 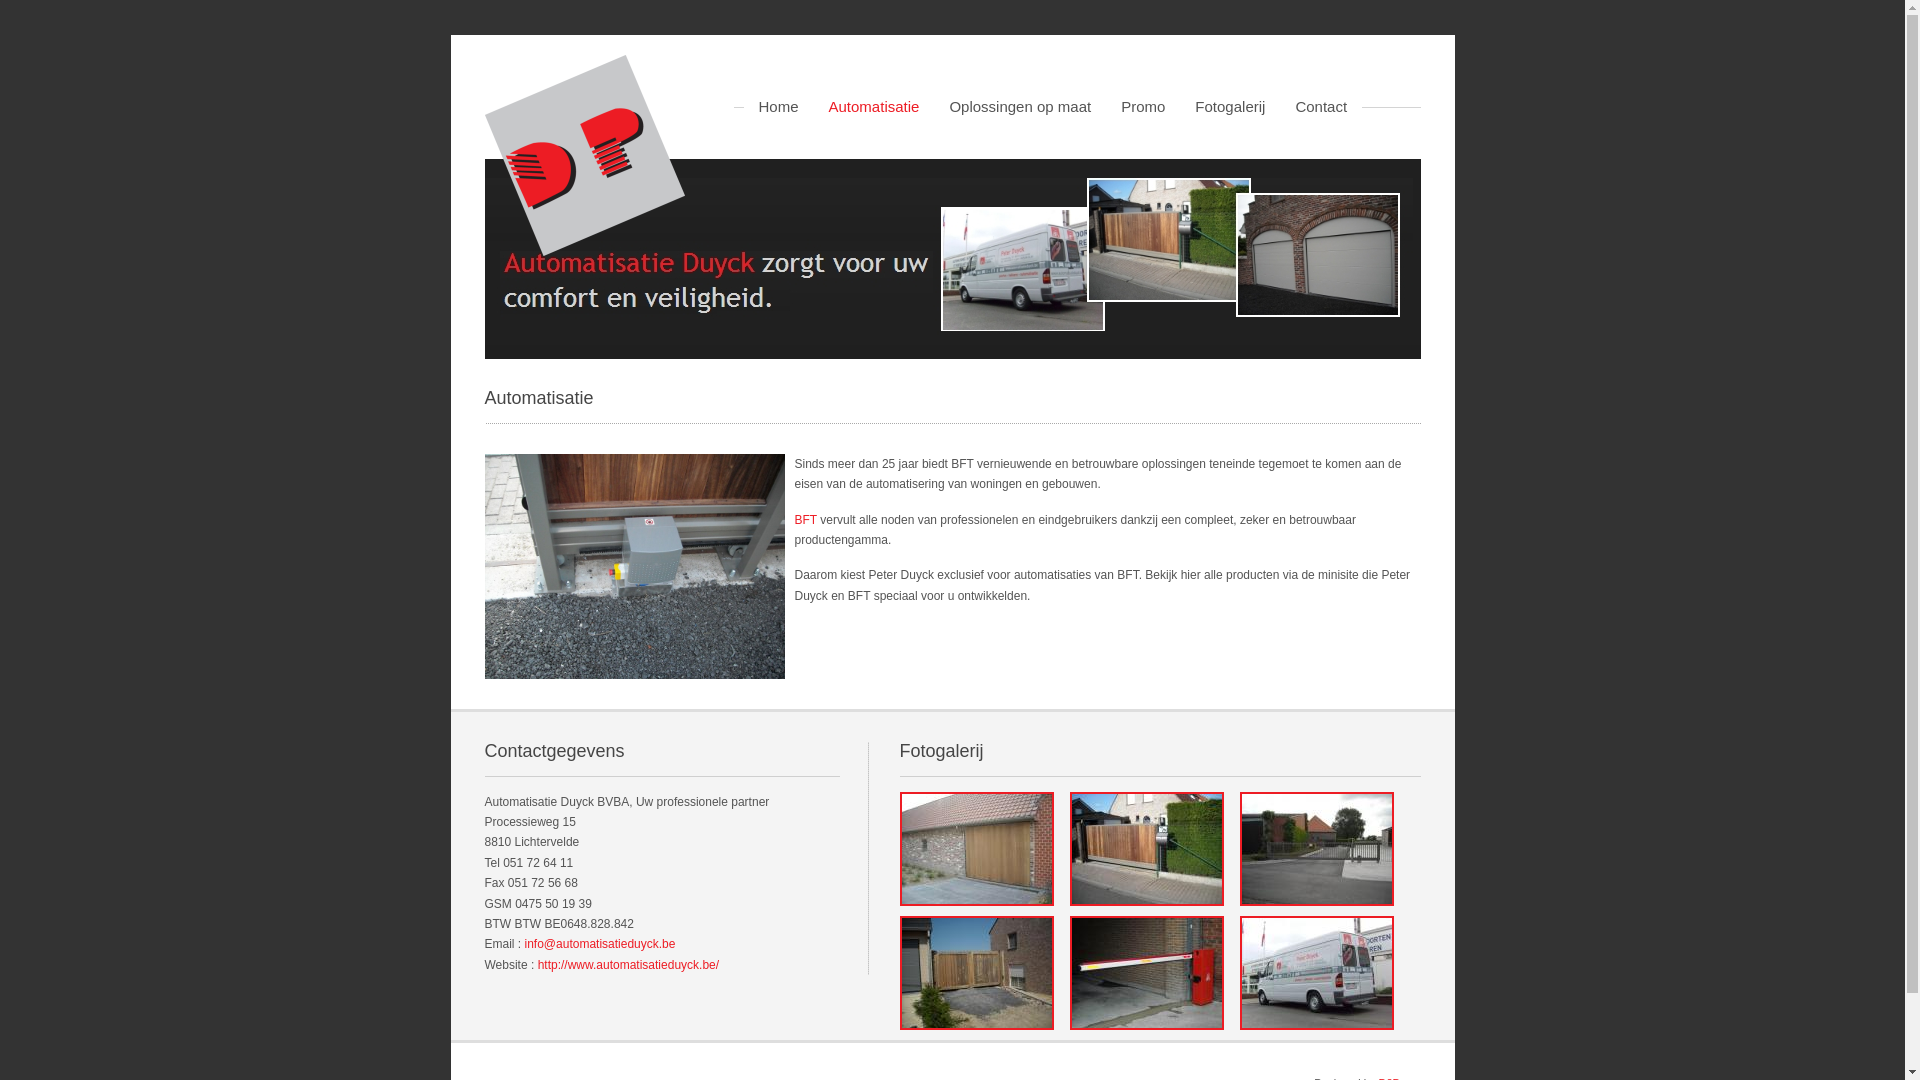 I want to click on 'http://www.automatisatieduyck.be/', so click(x=627, y=963).